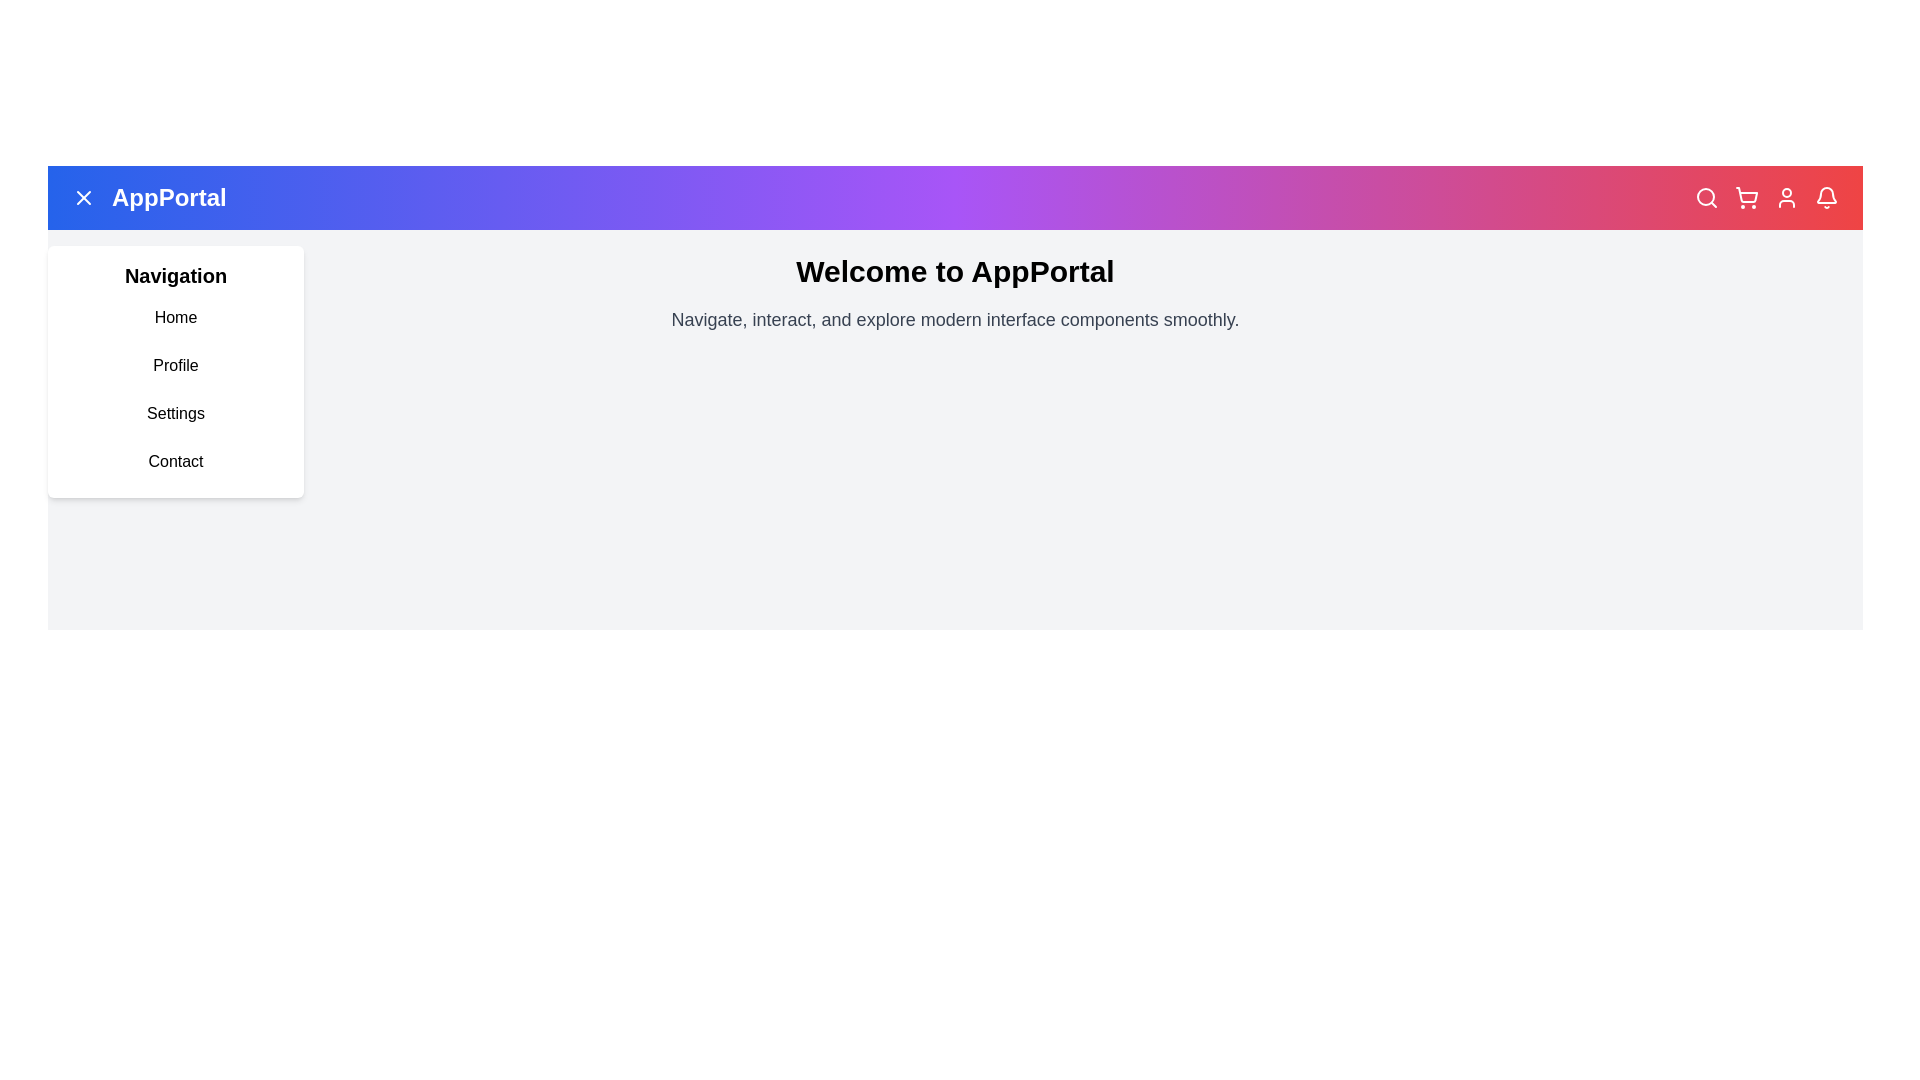 The image size is (1920, 1080). I want to click on the user profile icon located in the upper-right corner of the interface, so click(1786, 197).